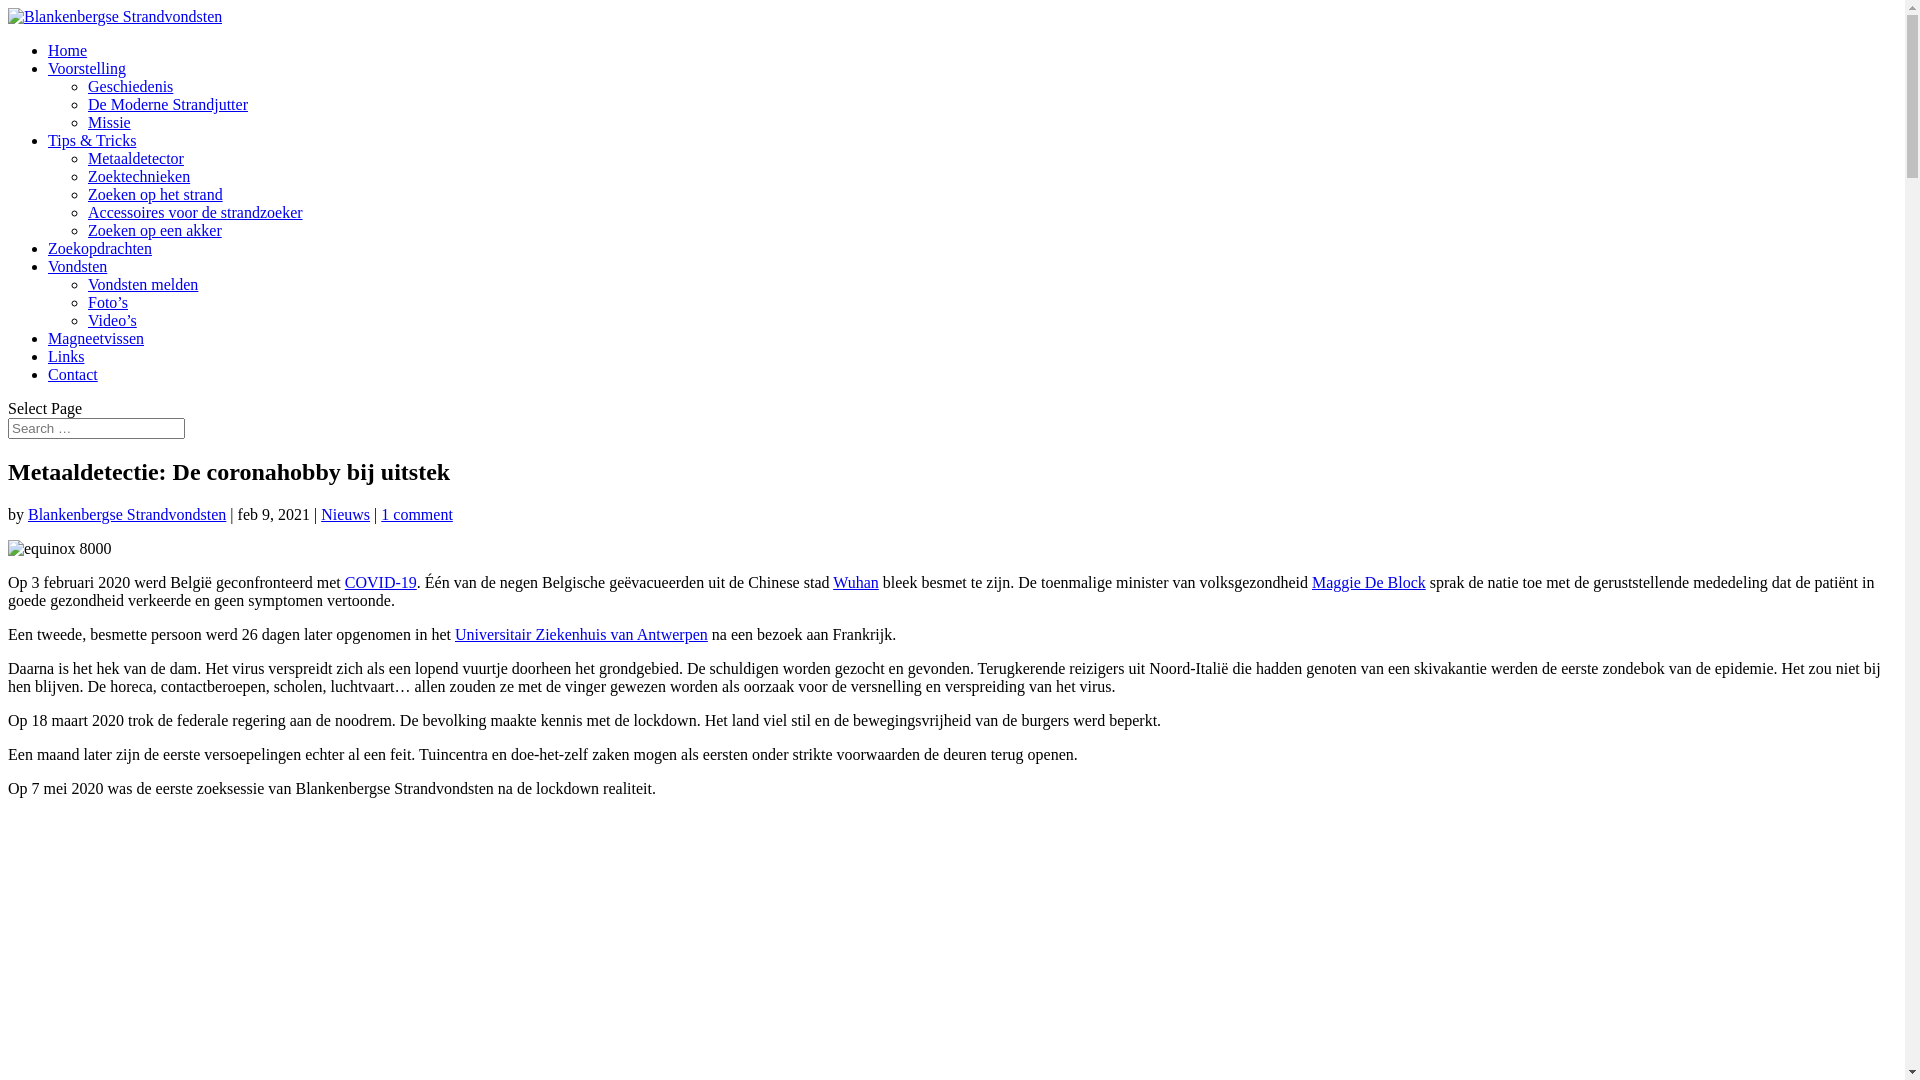  What do you see at coordinates (138, 175) in the screenshot?
I see `'Zoektechnieken'` at bounding box center [138, 175].